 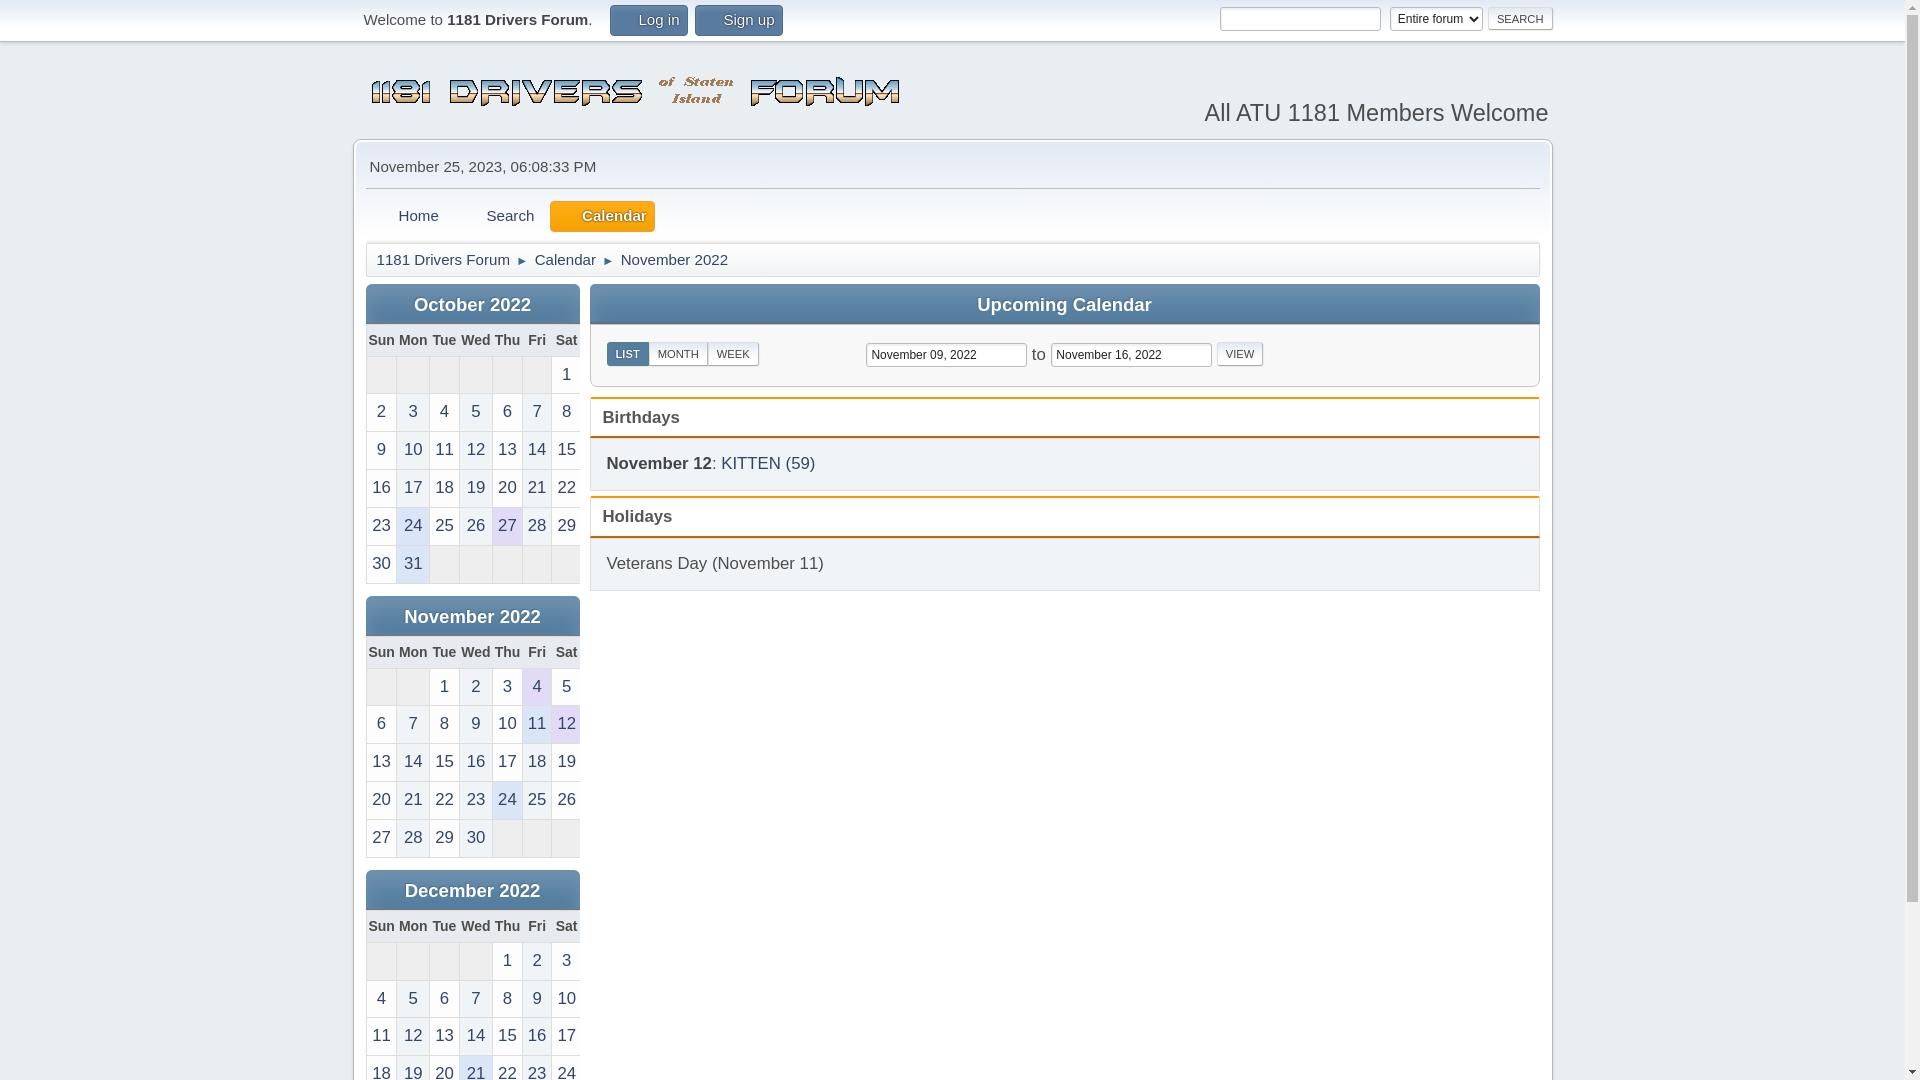 I want to click on '2', so click(x=537, y=960).